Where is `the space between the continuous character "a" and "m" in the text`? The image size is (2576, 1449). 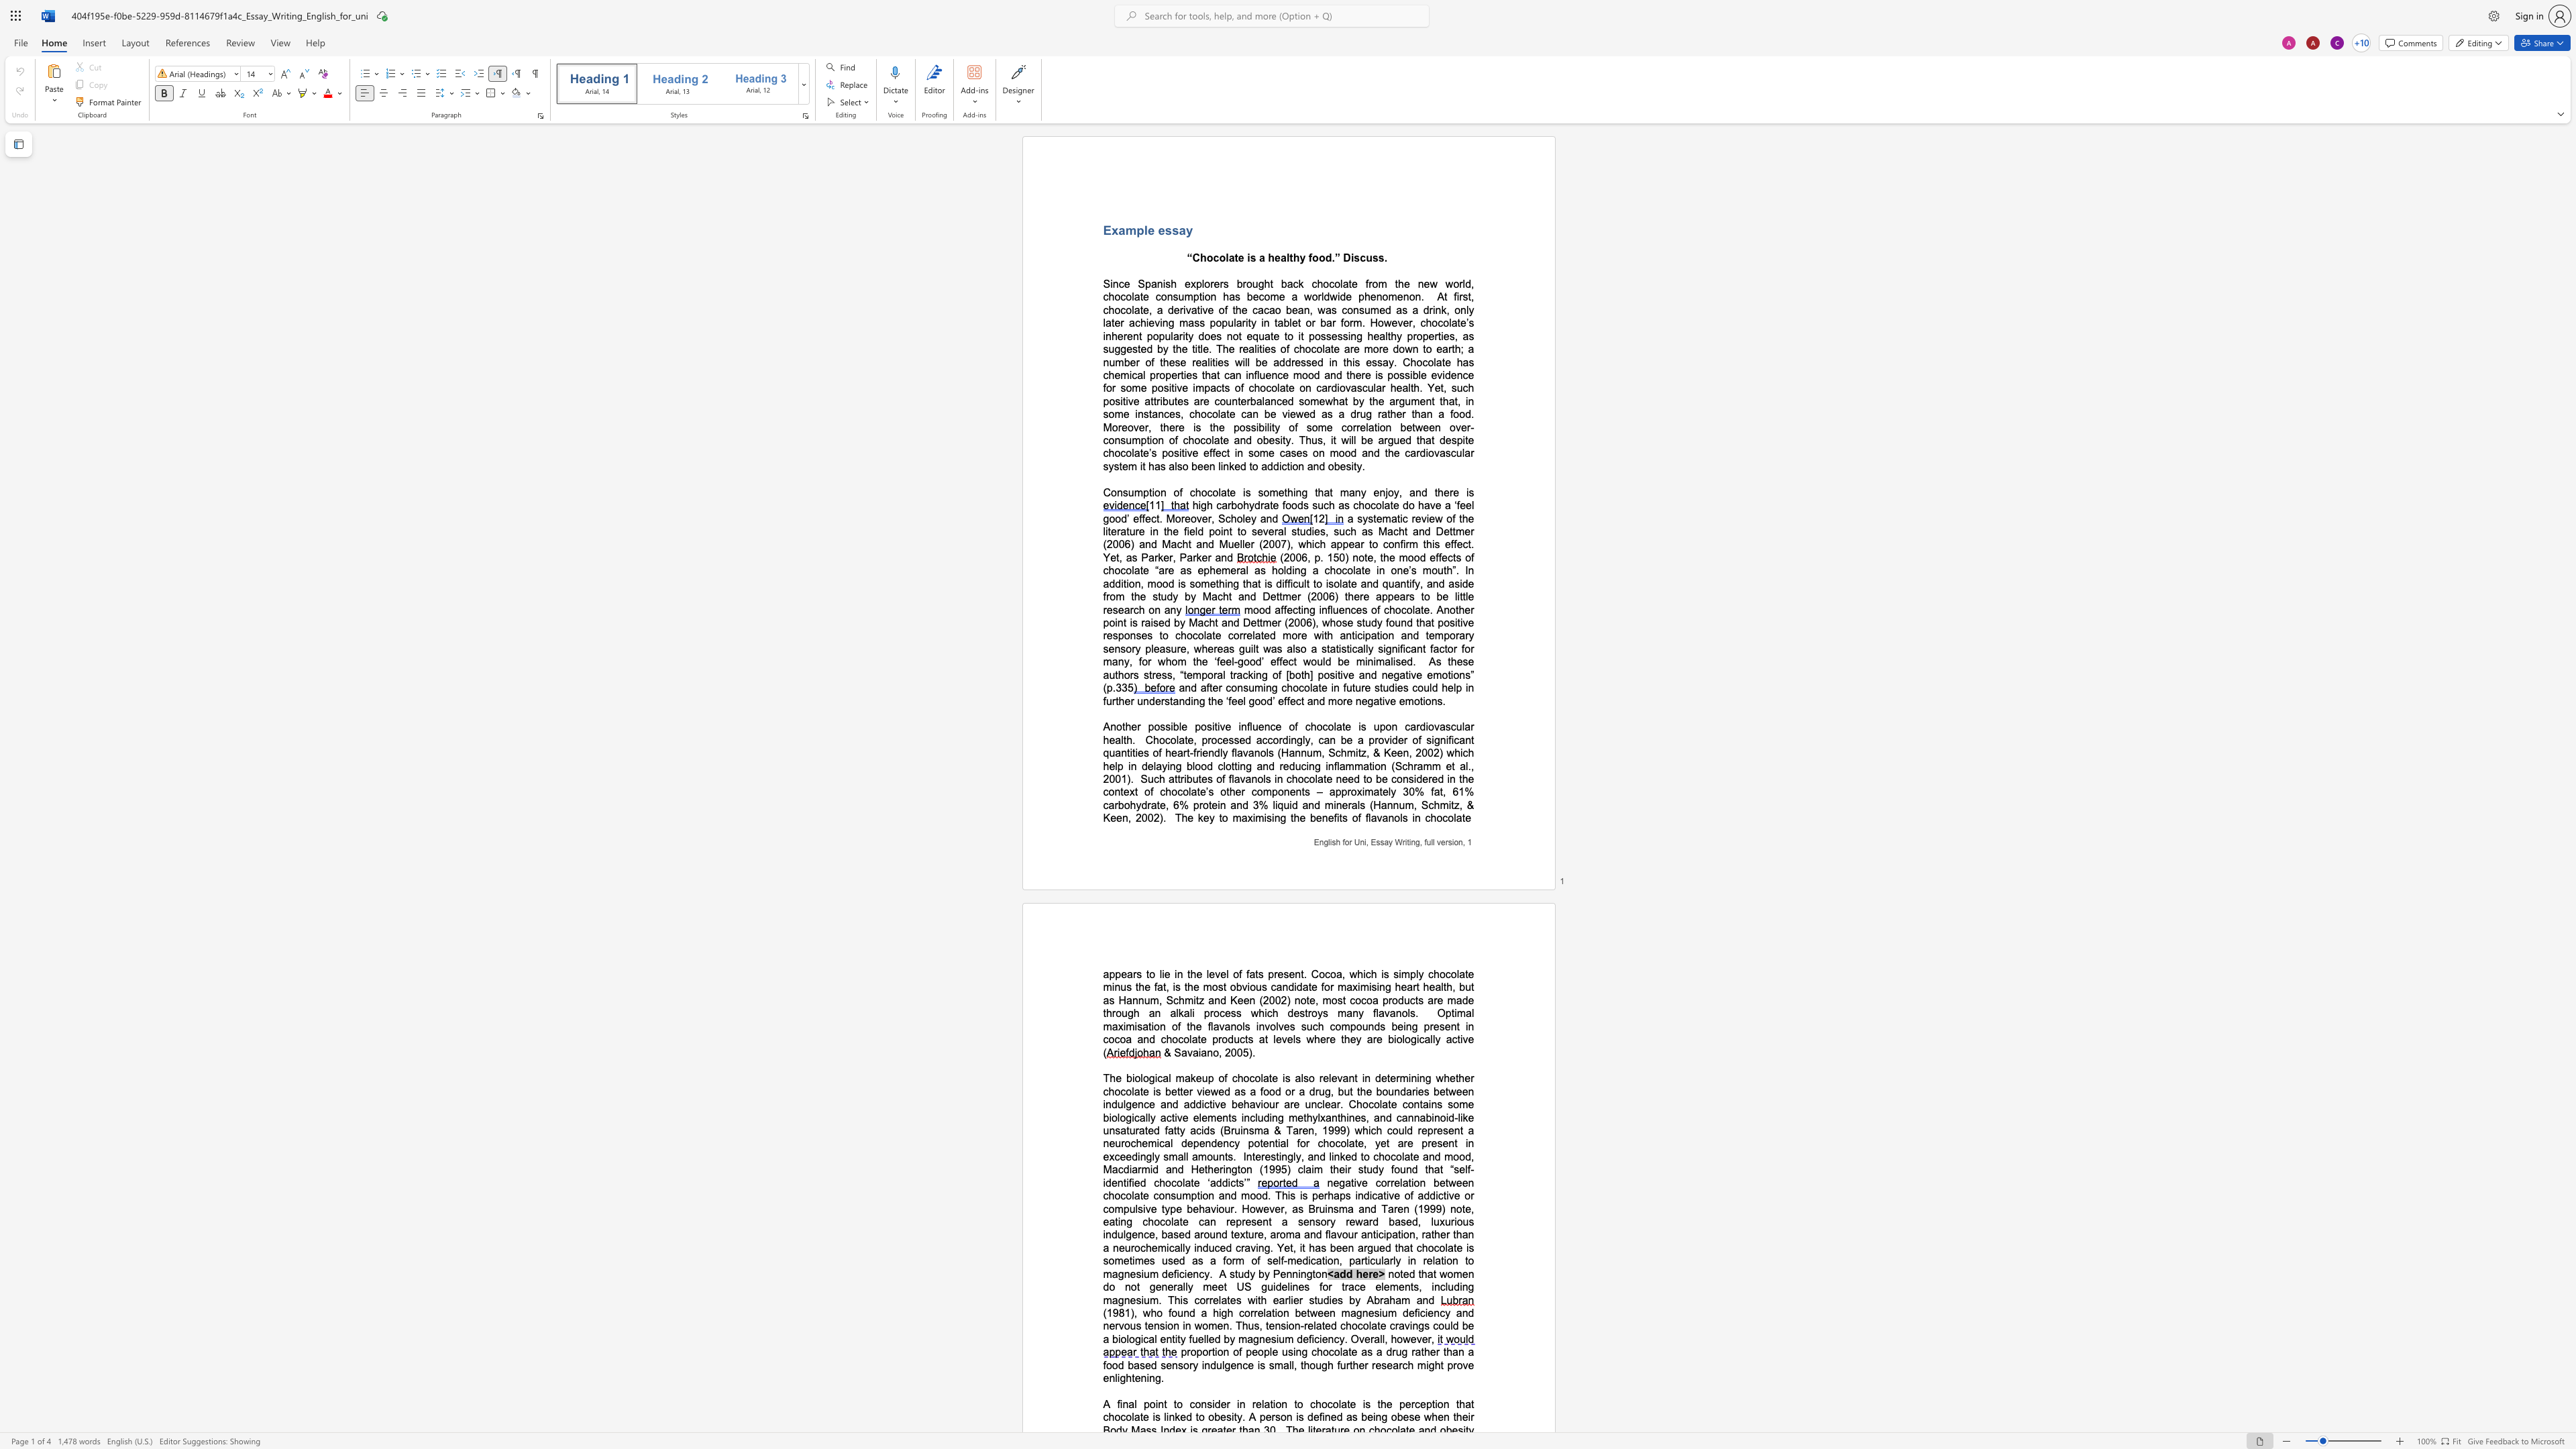 the space between the continuous character "a" and "m" in the text is located at coordinates (1126, 229).